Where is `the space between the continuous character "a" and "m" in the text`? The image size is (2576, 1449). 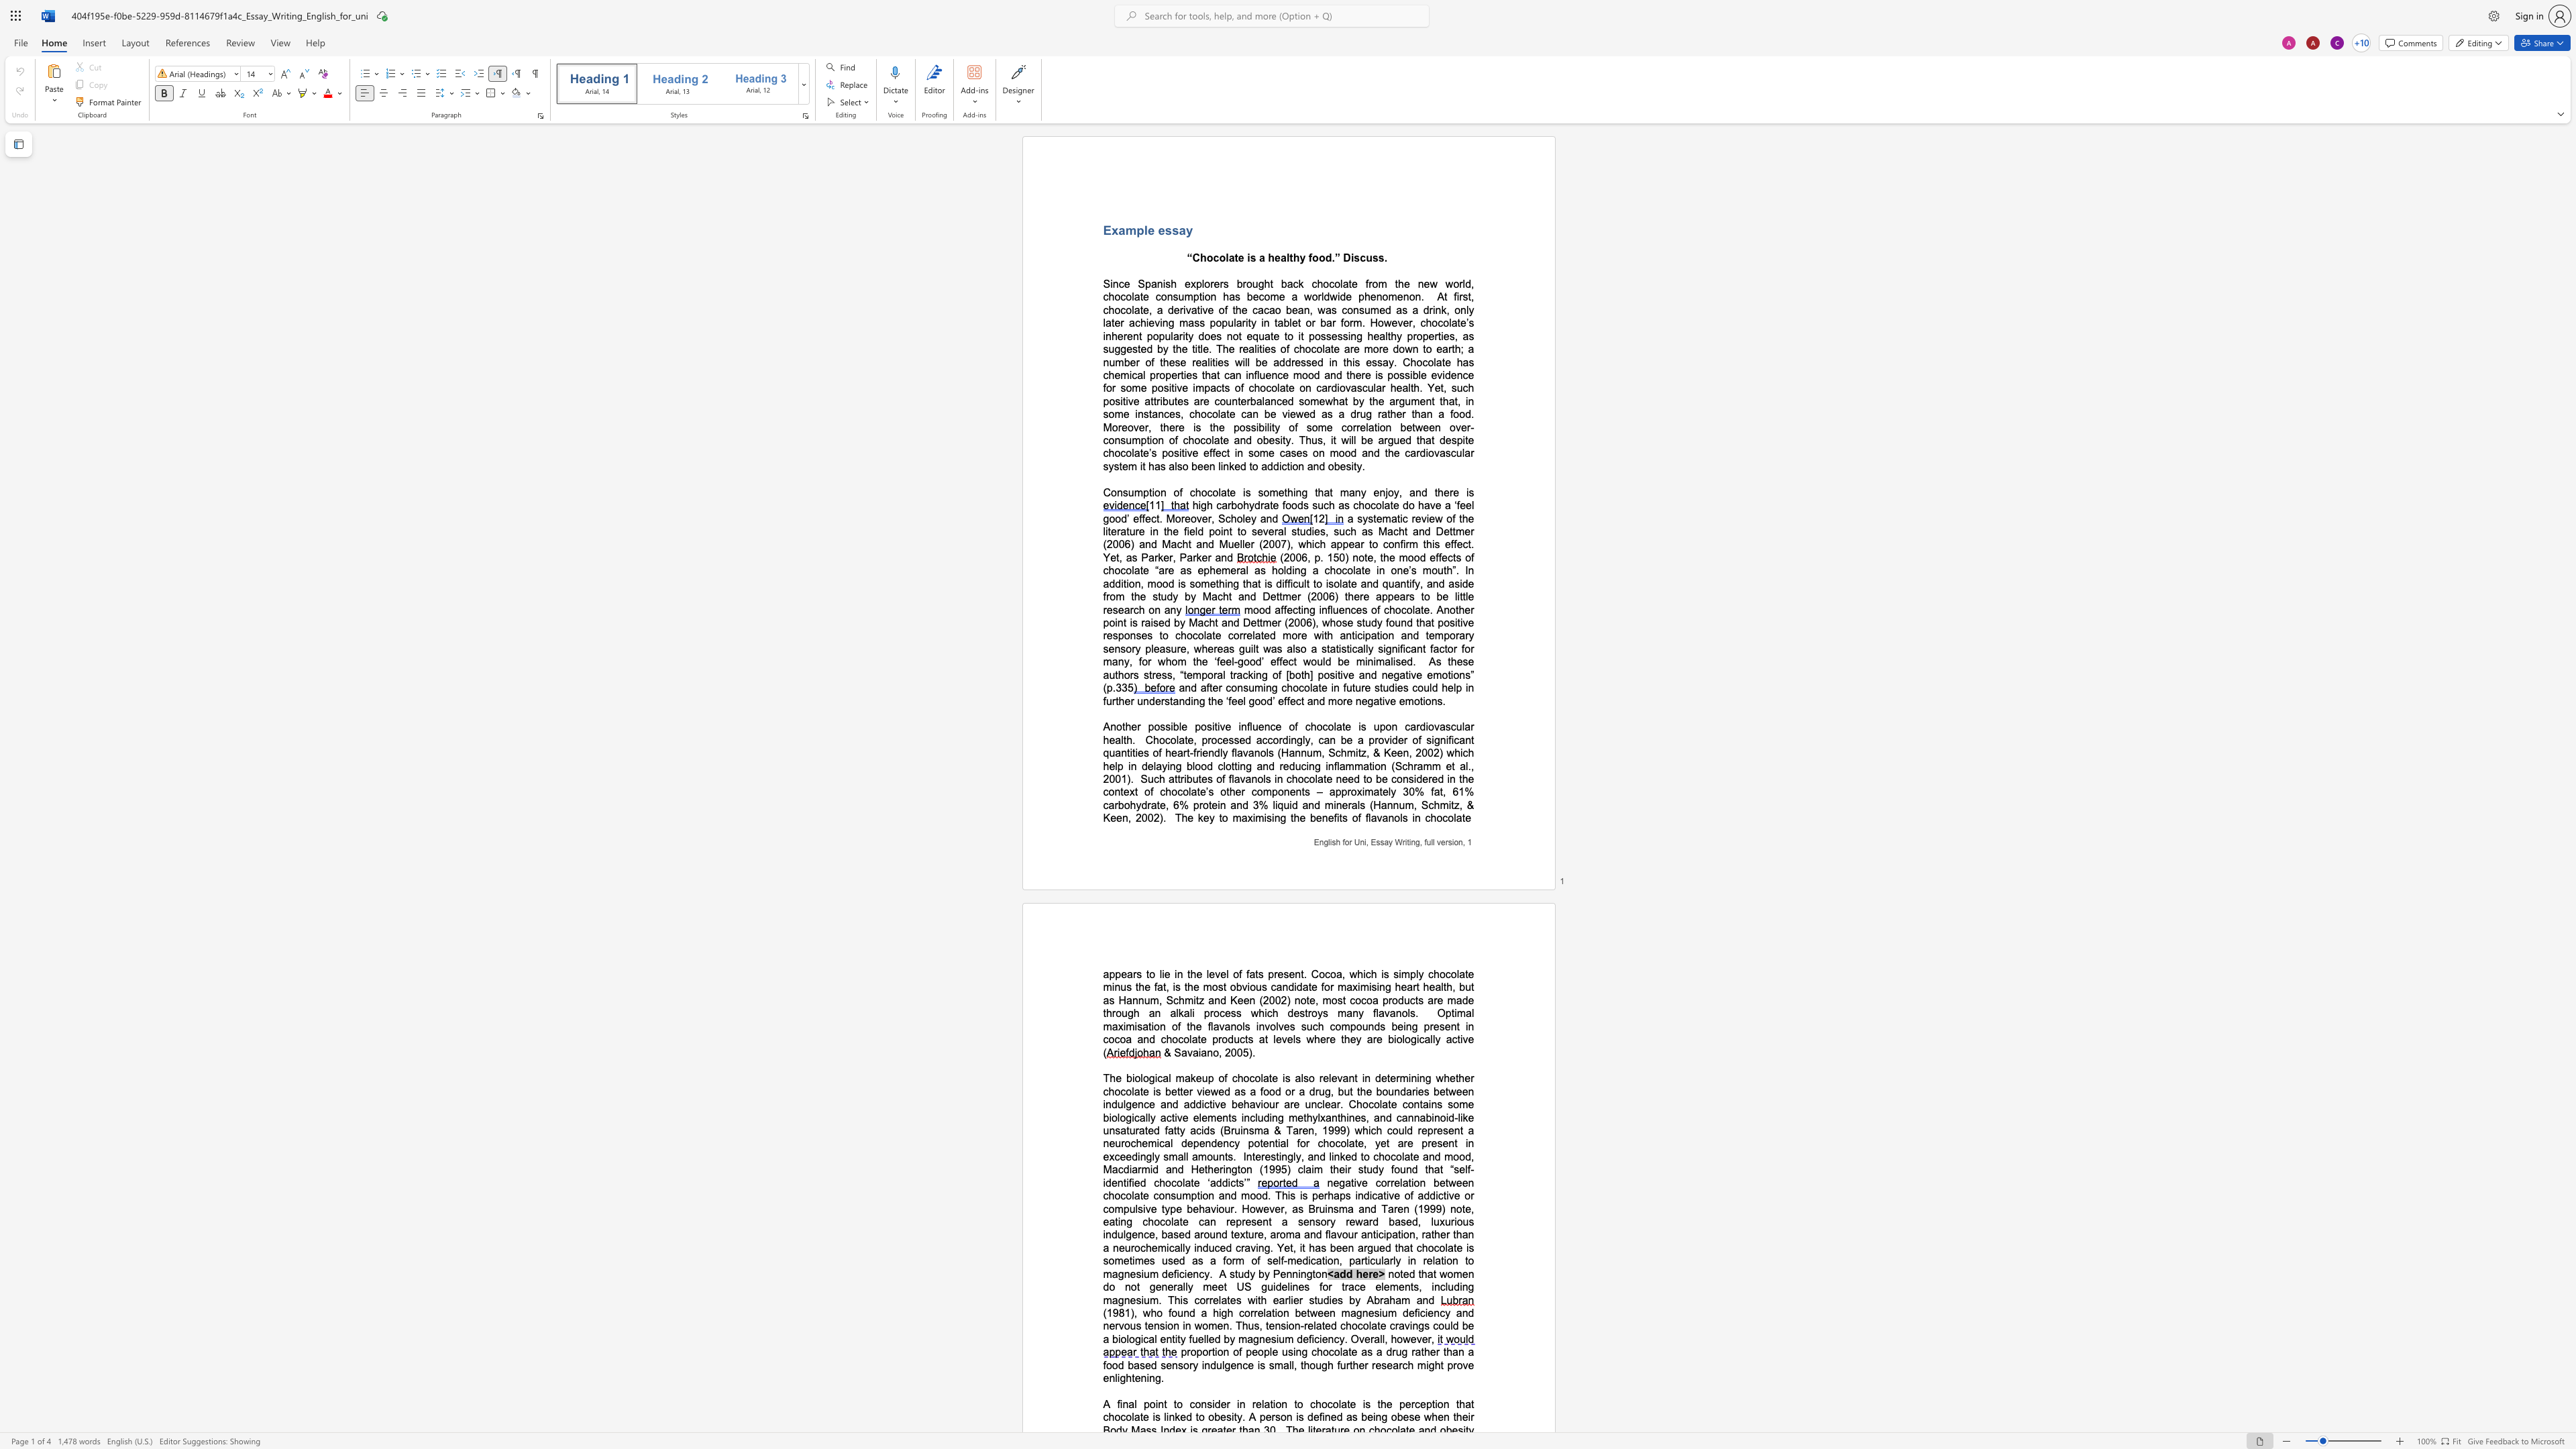 the space between the continuous character "a" and "m" in the text is located at coordinates (1126, 229).